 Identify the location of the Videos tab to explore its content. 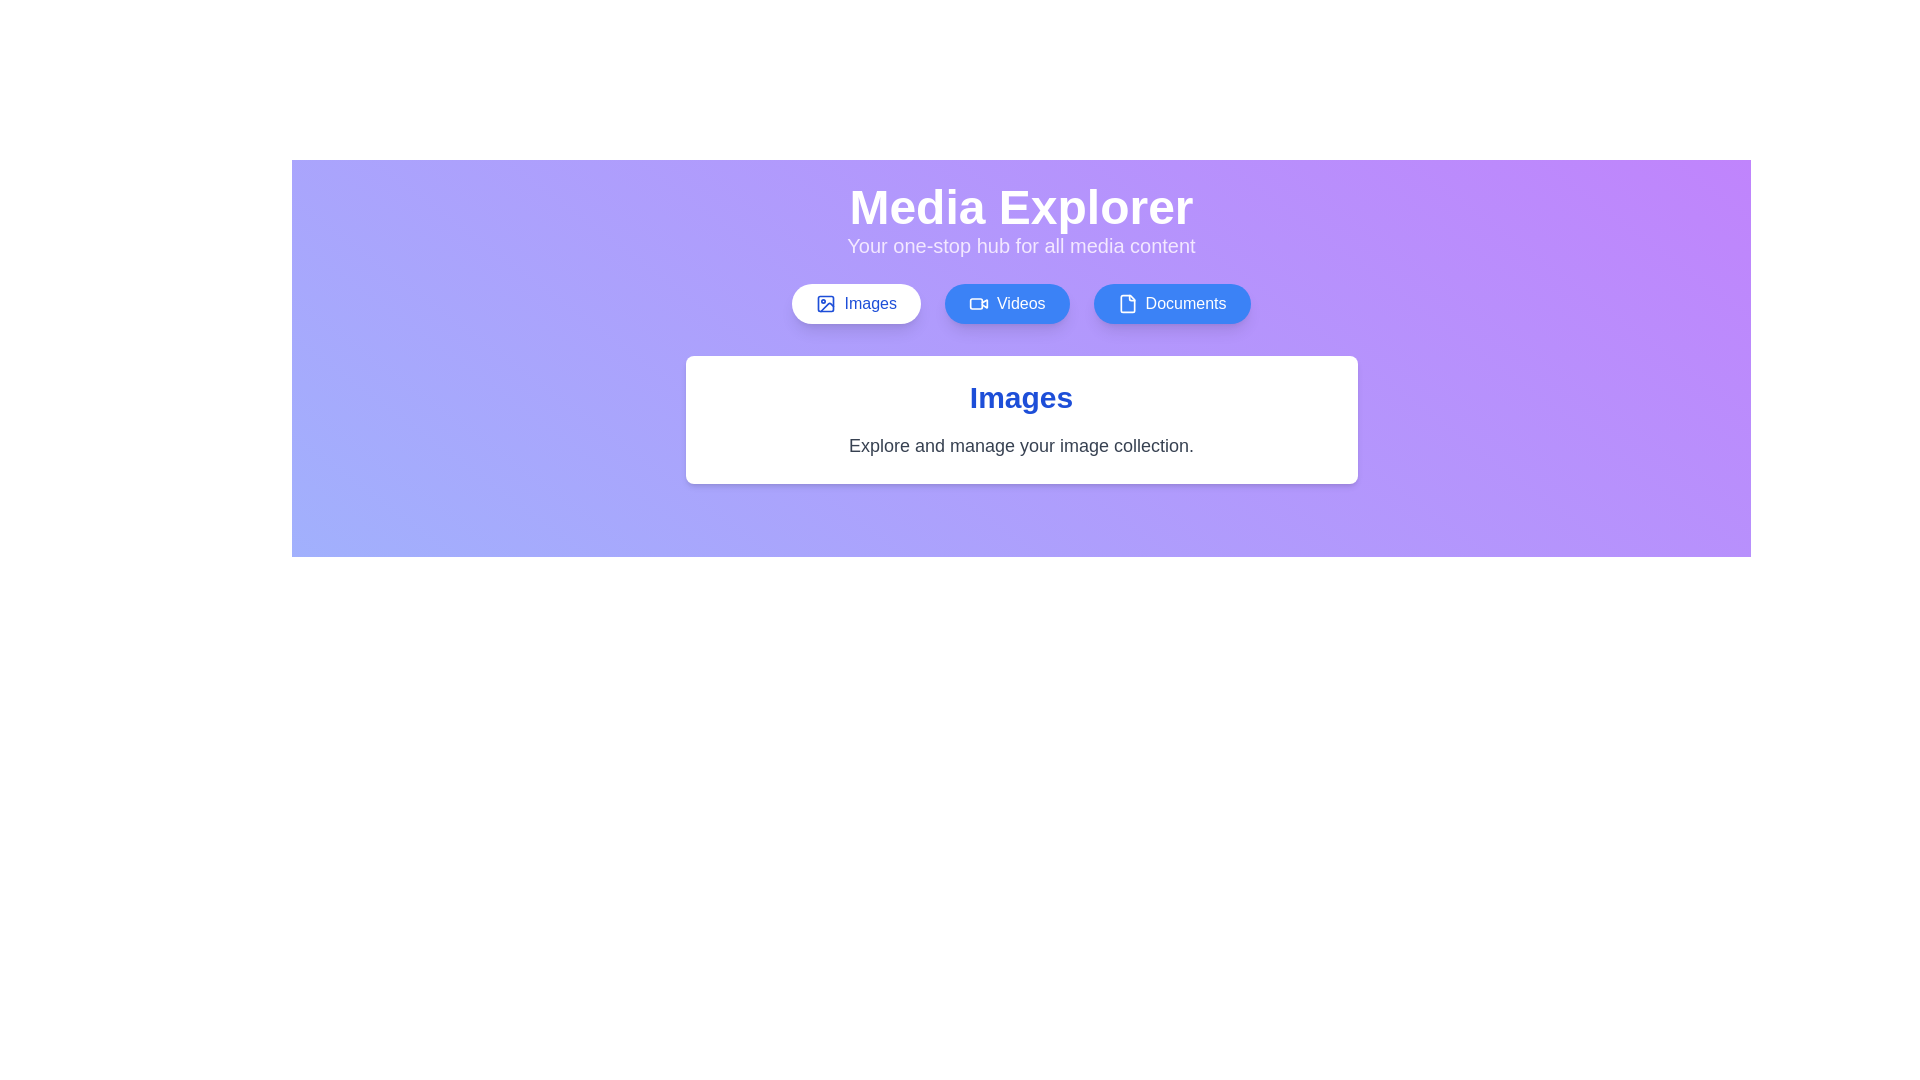
(1007, 304).